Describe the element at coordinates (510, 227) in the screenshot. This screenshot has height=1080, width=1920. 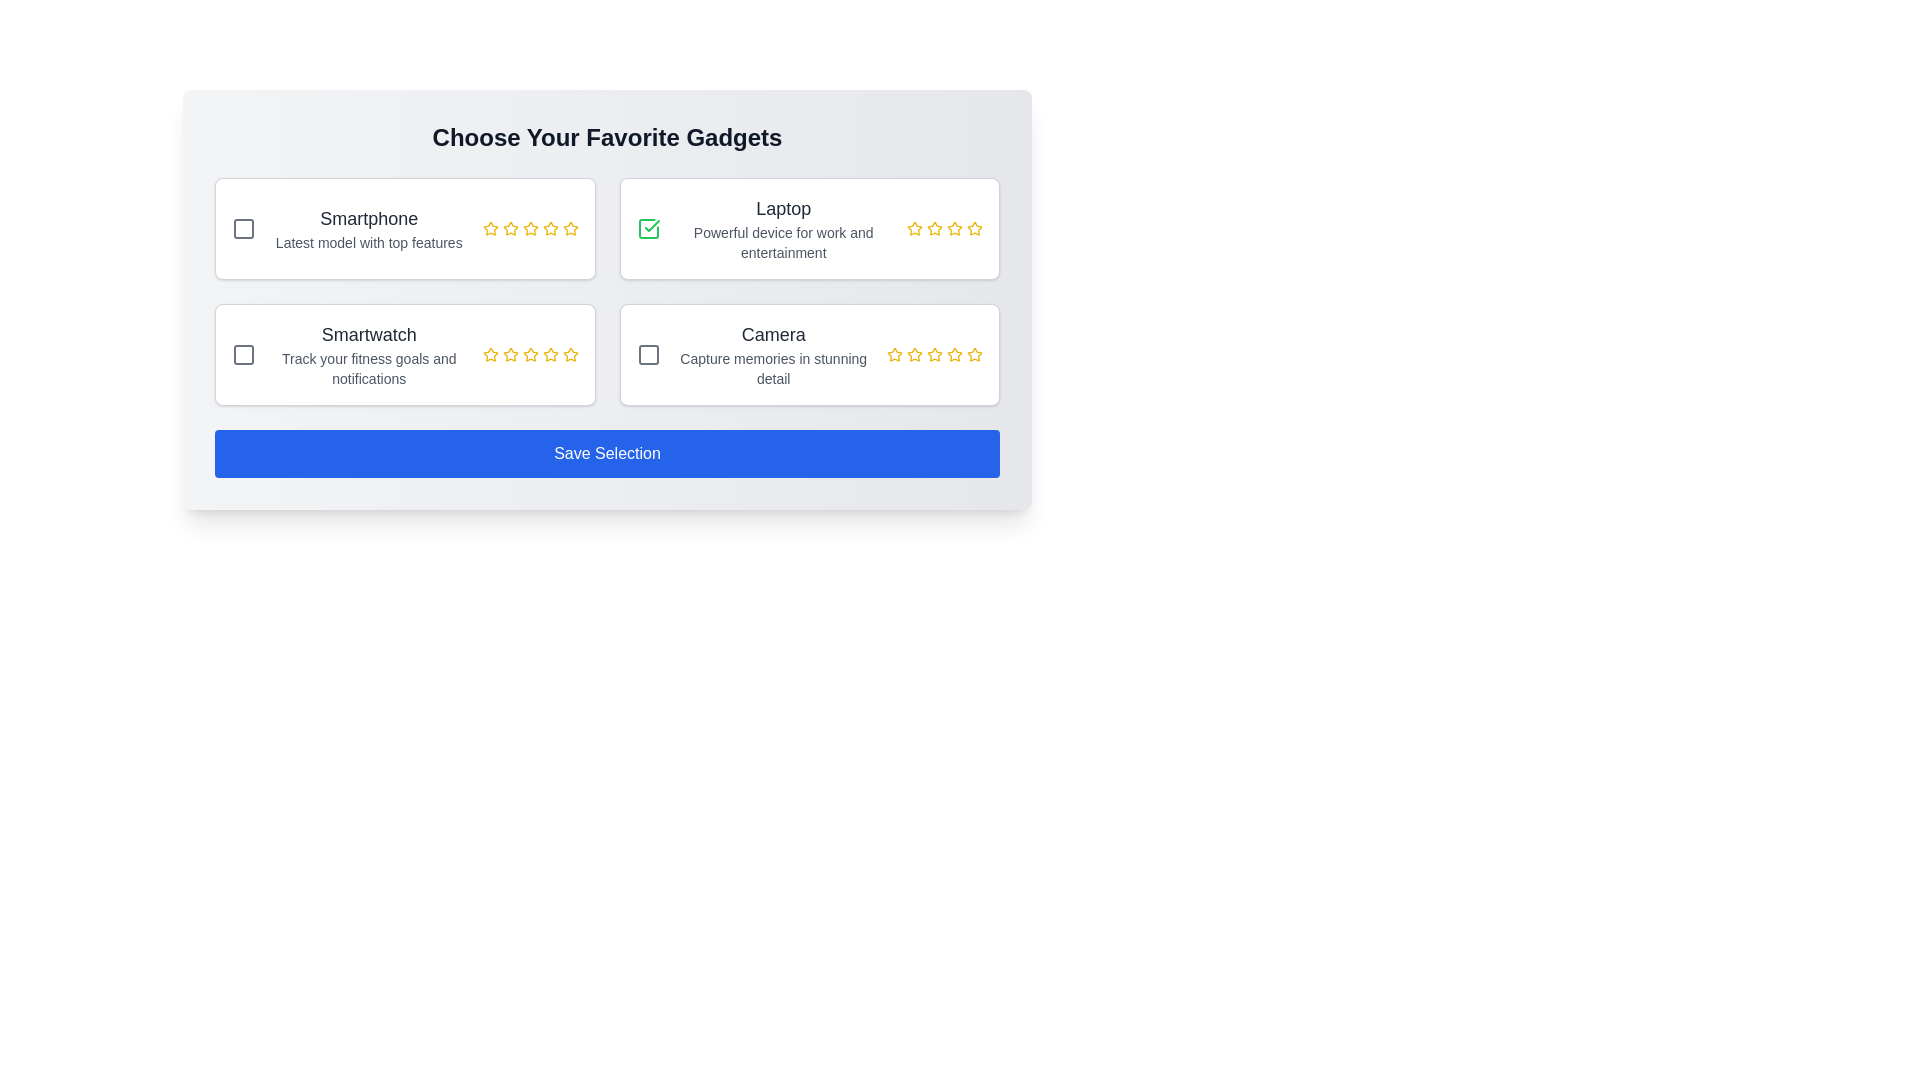
I see `the second star icon from the left in the rating section for the 'Smartphone' option` at that location.